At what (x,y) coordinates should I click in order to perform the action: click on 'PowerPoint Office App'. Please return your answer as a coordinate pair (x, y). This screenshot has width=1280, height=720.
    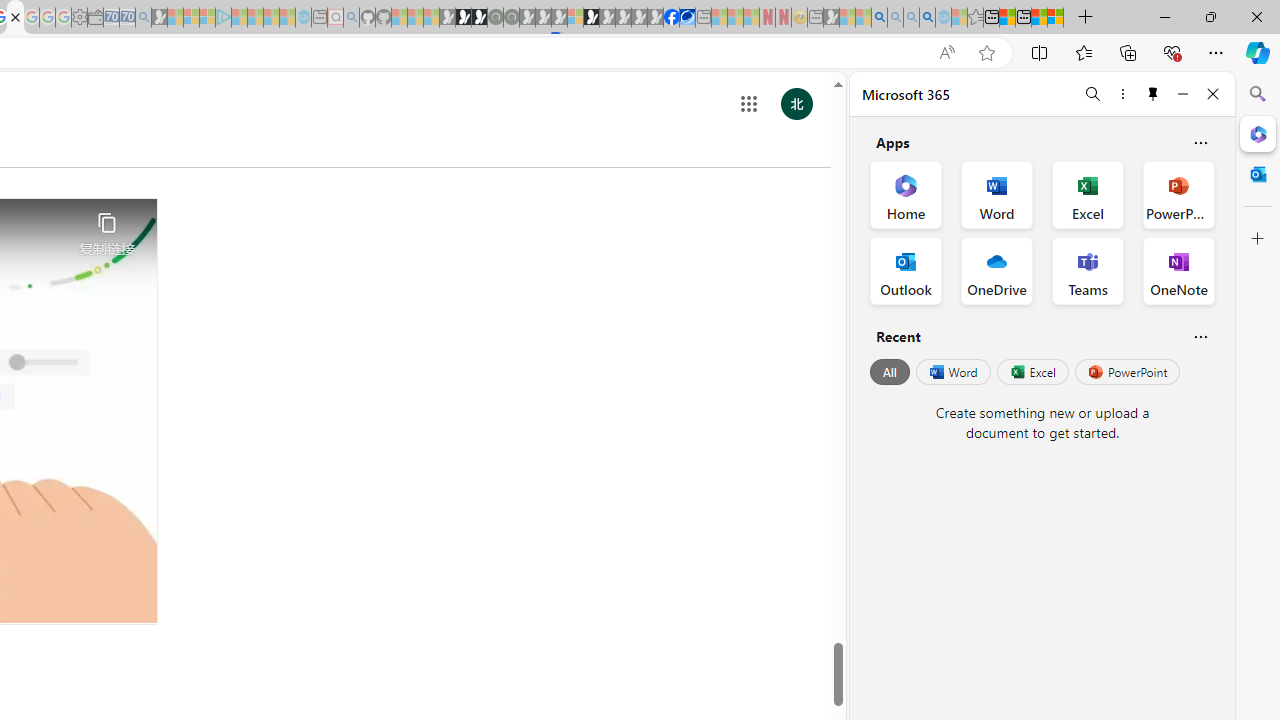
    Looking at the image, I should click on (1178, 195).